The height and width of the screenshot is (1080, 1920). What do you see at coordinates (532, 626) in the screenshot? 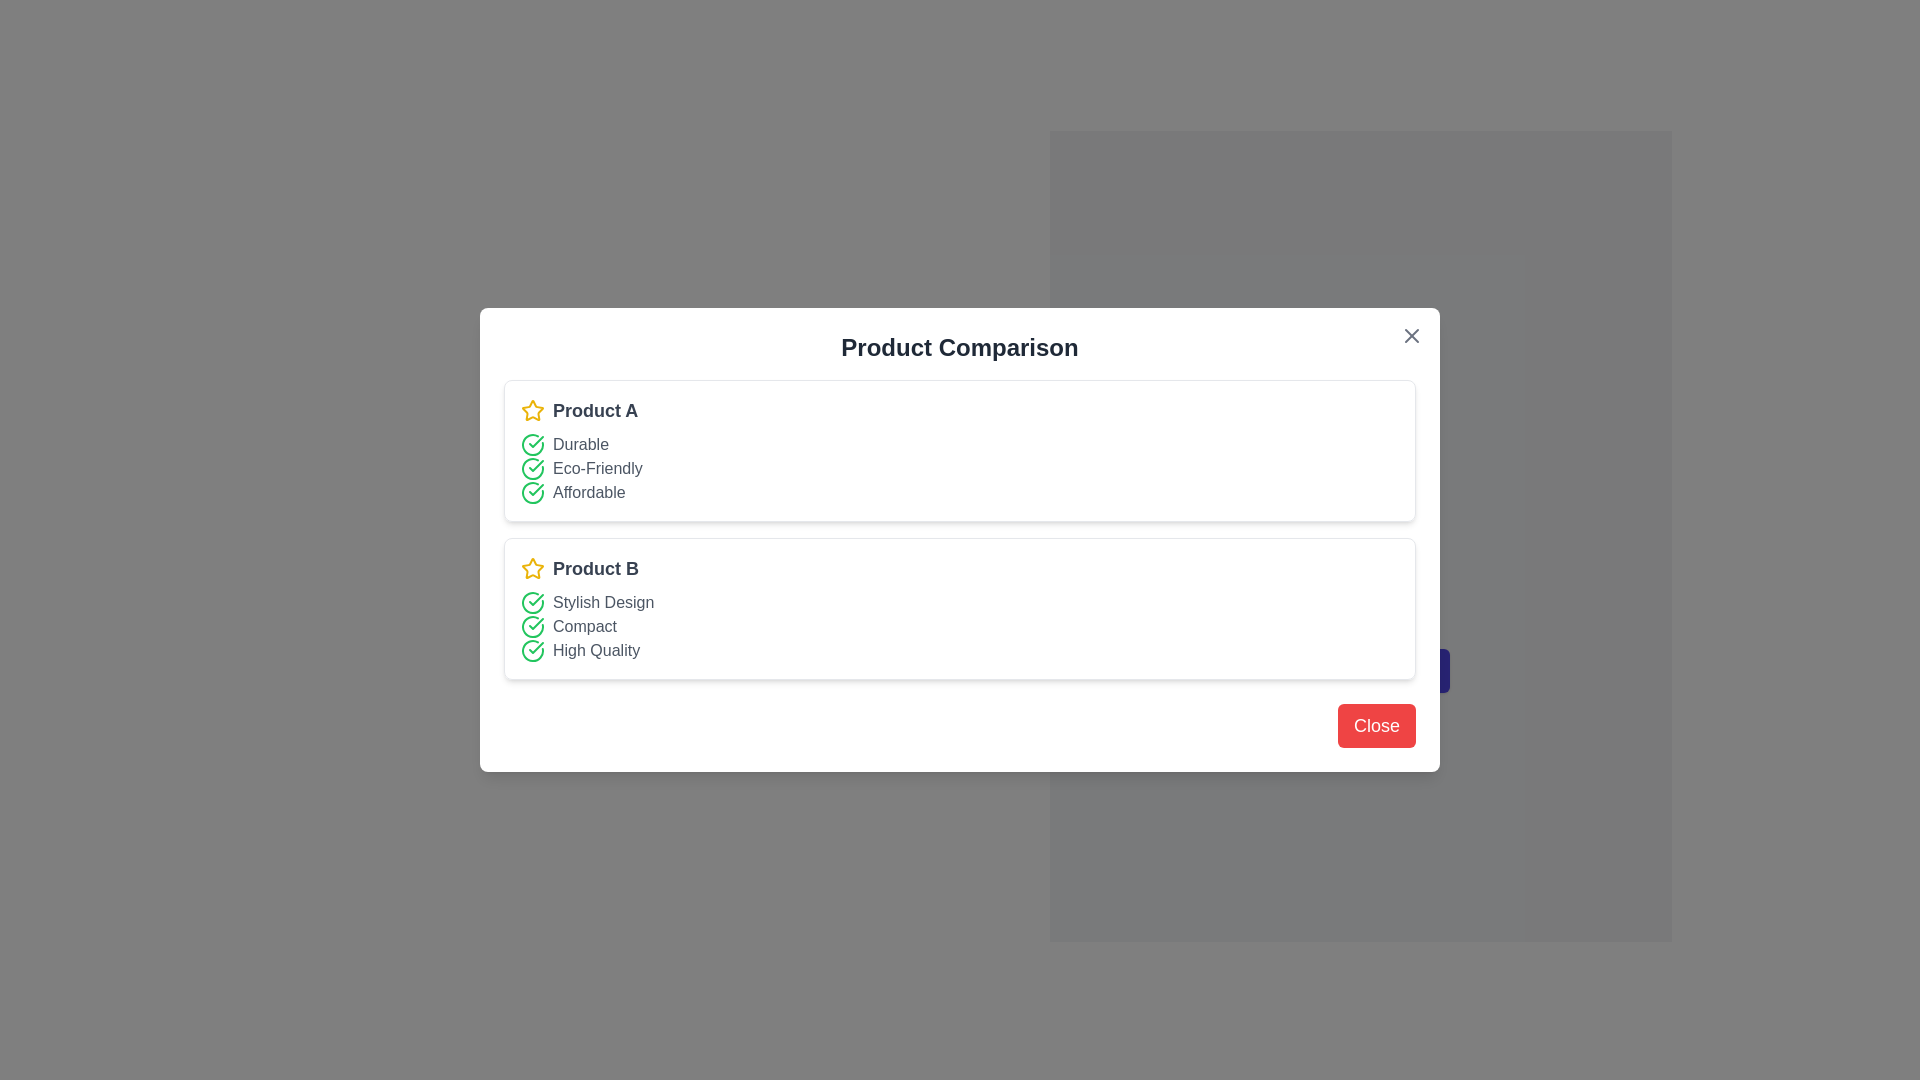
I see `the visual confirmation indicator icon for the 'Compact' feature of 'Product B', located next to the text 'Compact'` at bounding box center [532, 626].